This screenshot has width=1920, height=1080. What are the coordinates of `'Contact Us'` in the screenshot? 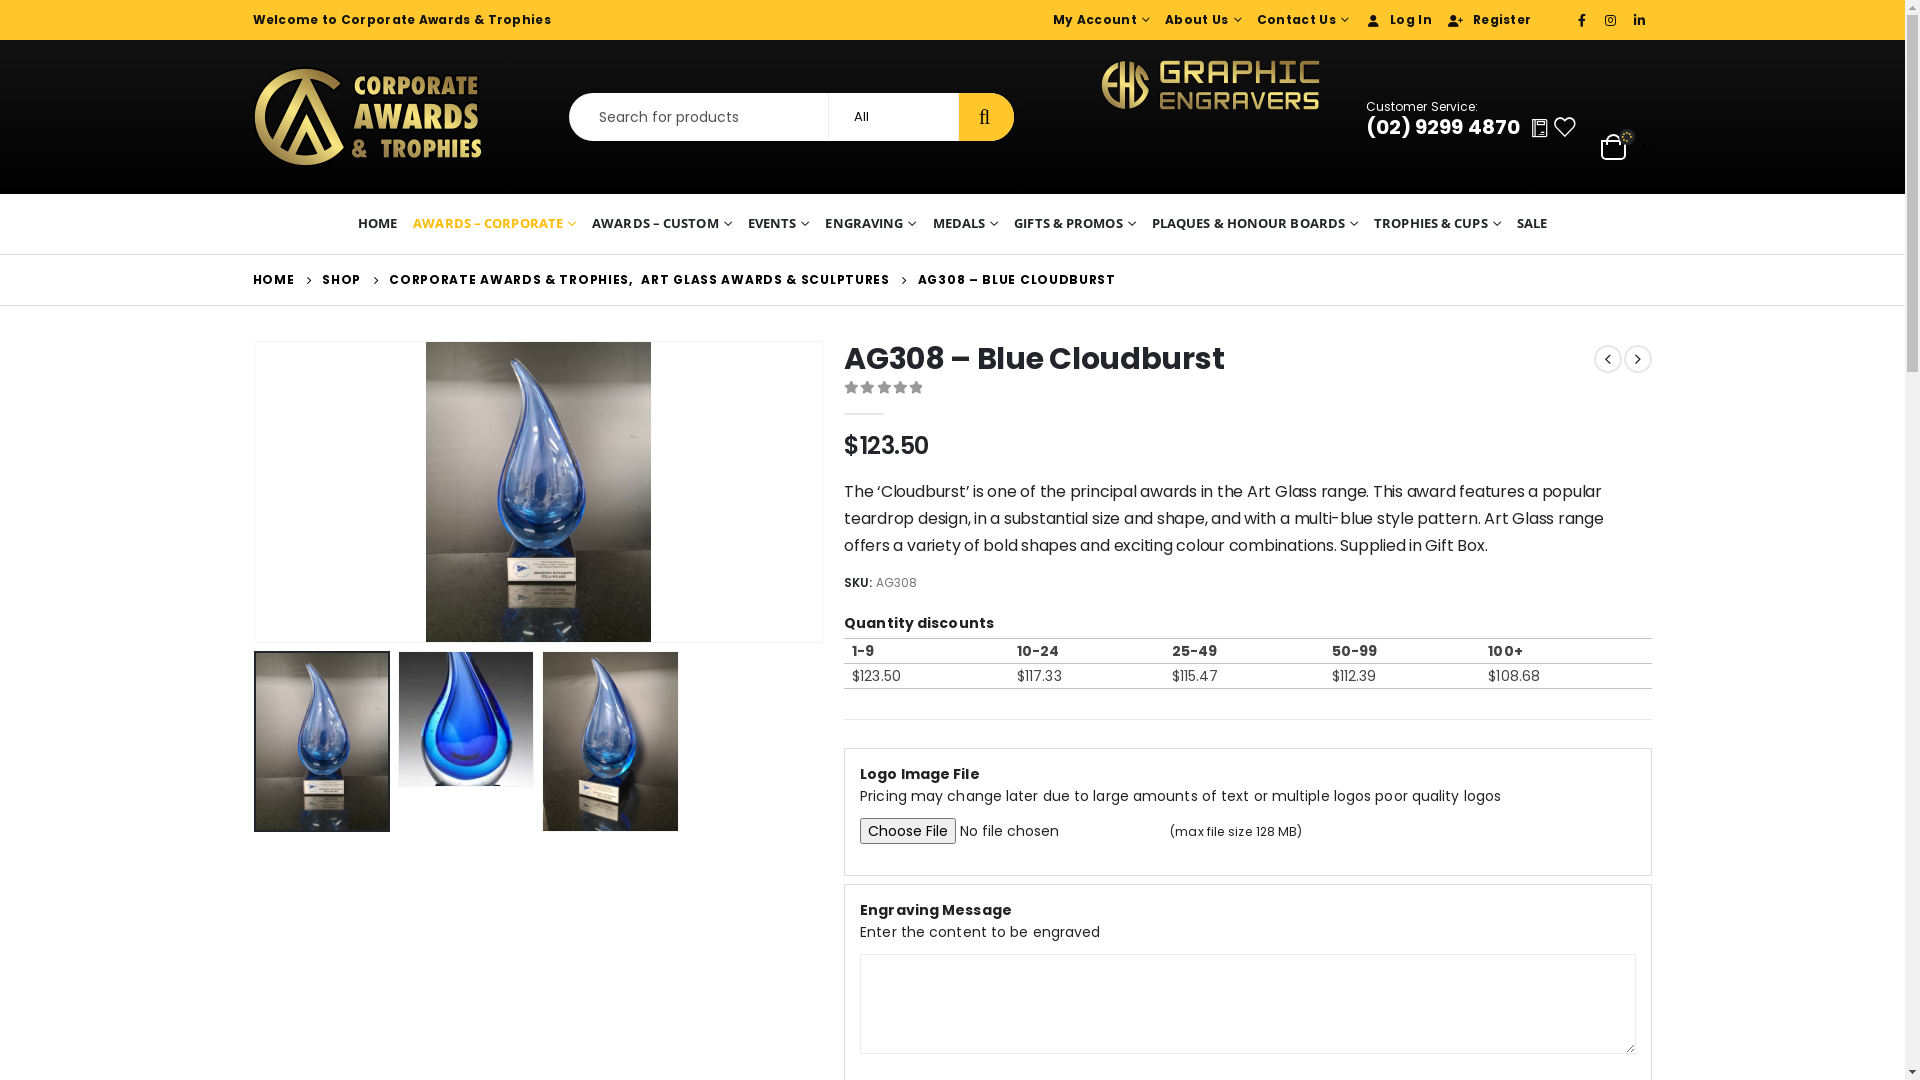 It's located at (1300, 19).